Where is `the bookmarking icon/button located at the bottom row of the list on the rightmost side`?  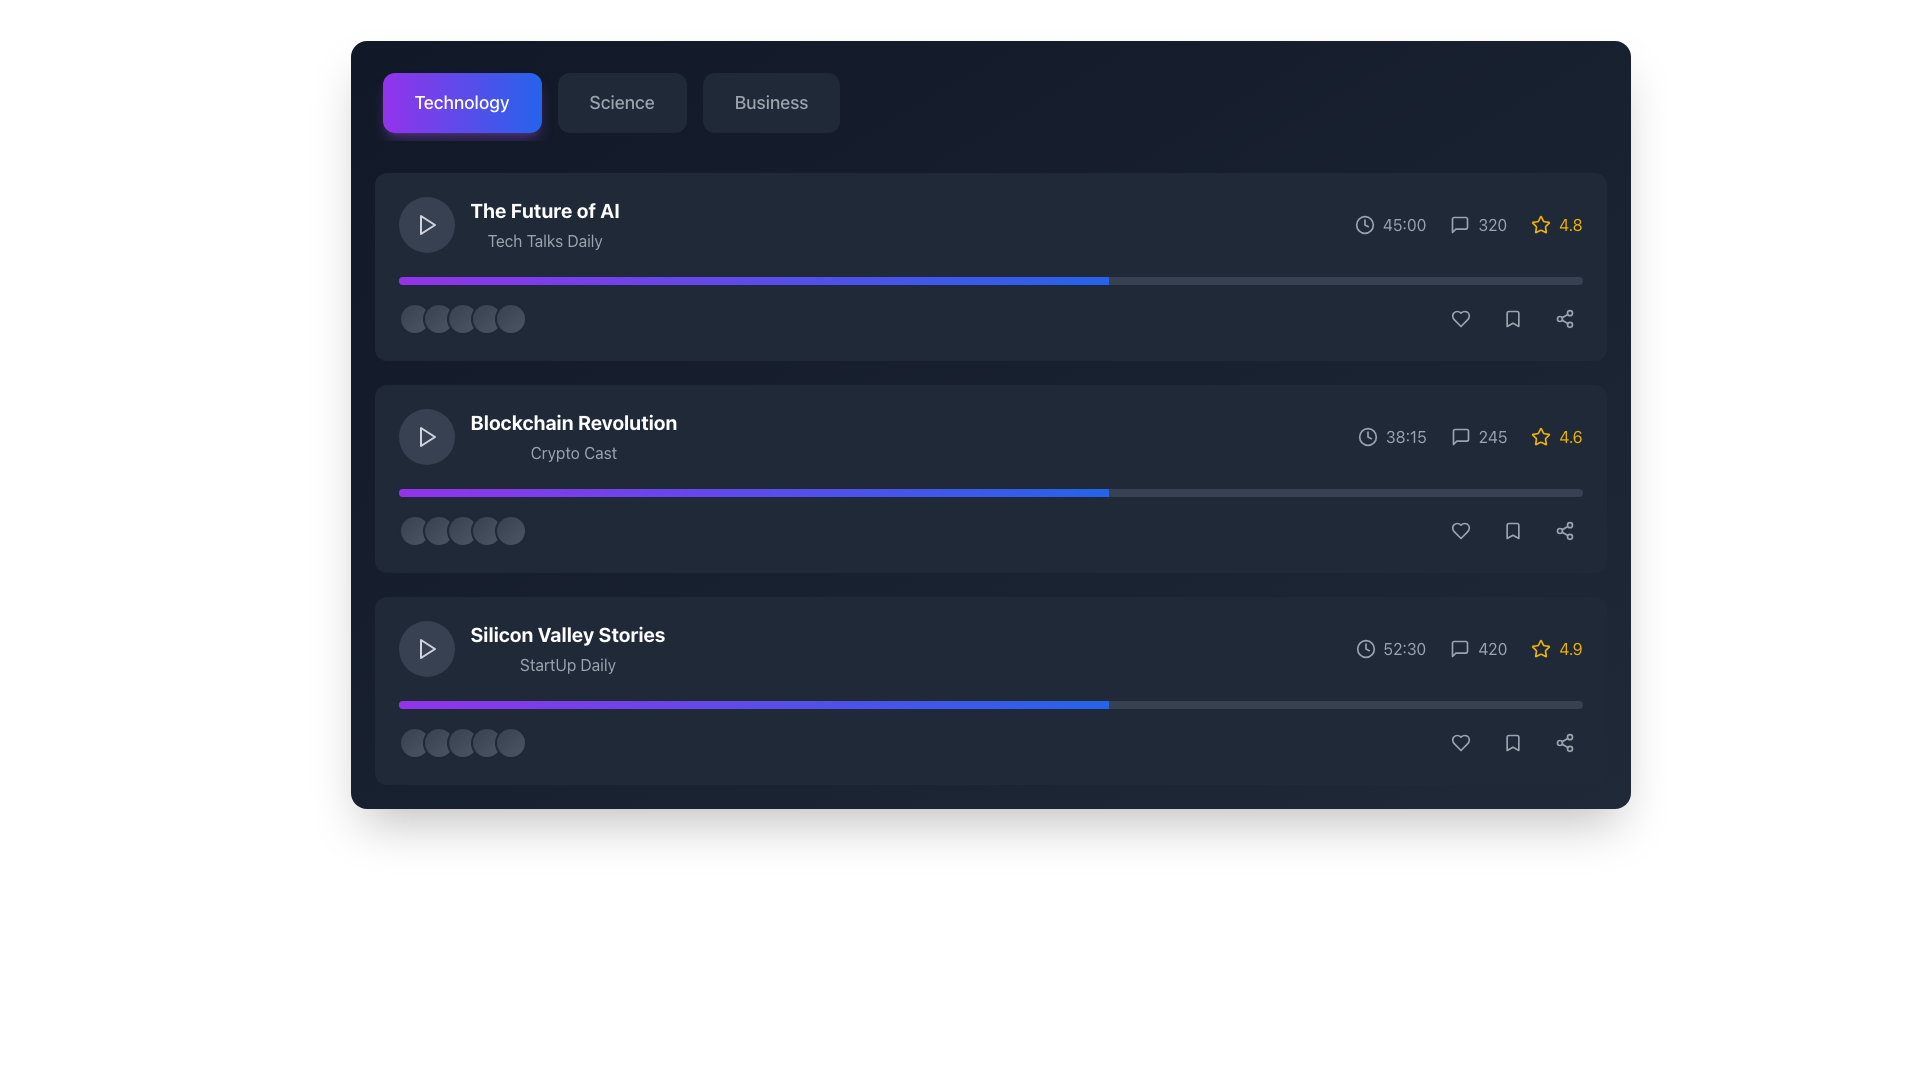 the bookmarking icon/button located at the bottom row of the list on the rightmost side is located at coordinates (1512, 743).